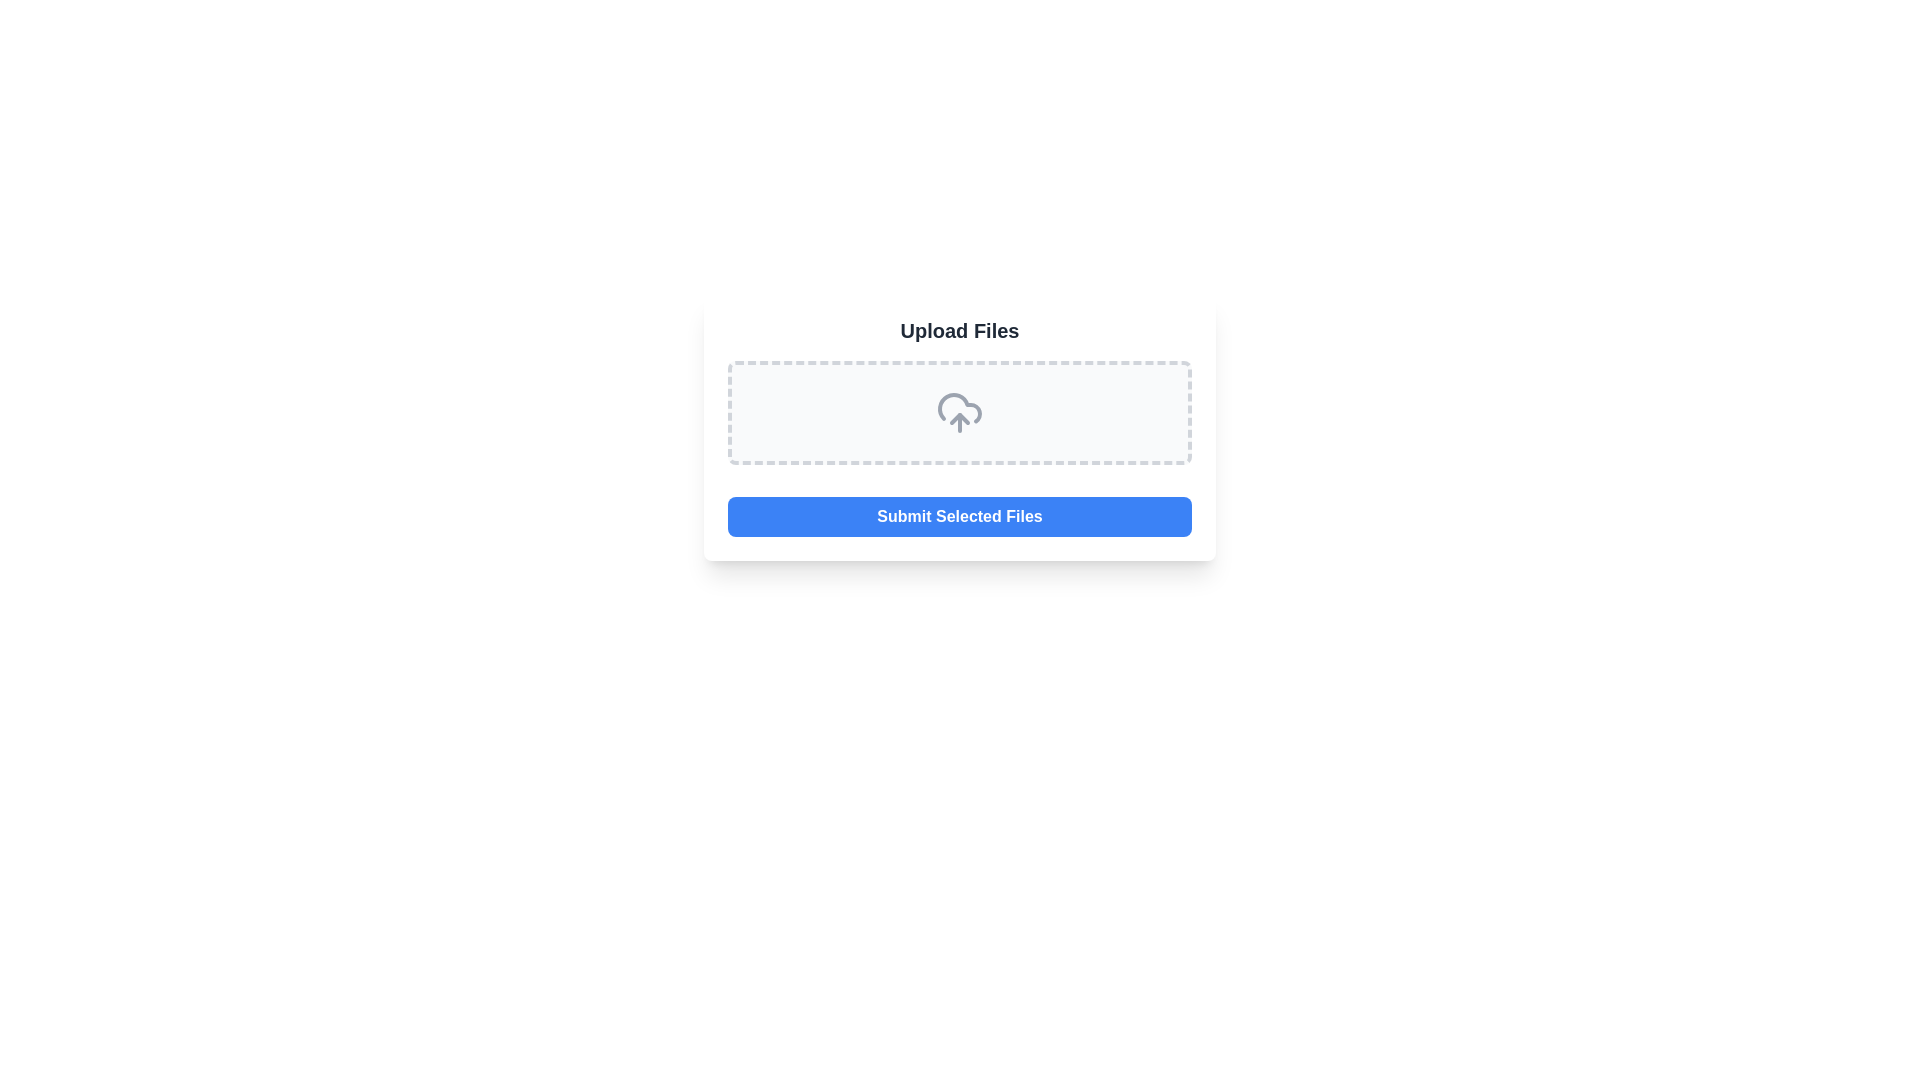  I want to click on the Drag-and-drop file upload area, which has a dashed border and a central cloud icon with an upward arrow, so click(960, 411).